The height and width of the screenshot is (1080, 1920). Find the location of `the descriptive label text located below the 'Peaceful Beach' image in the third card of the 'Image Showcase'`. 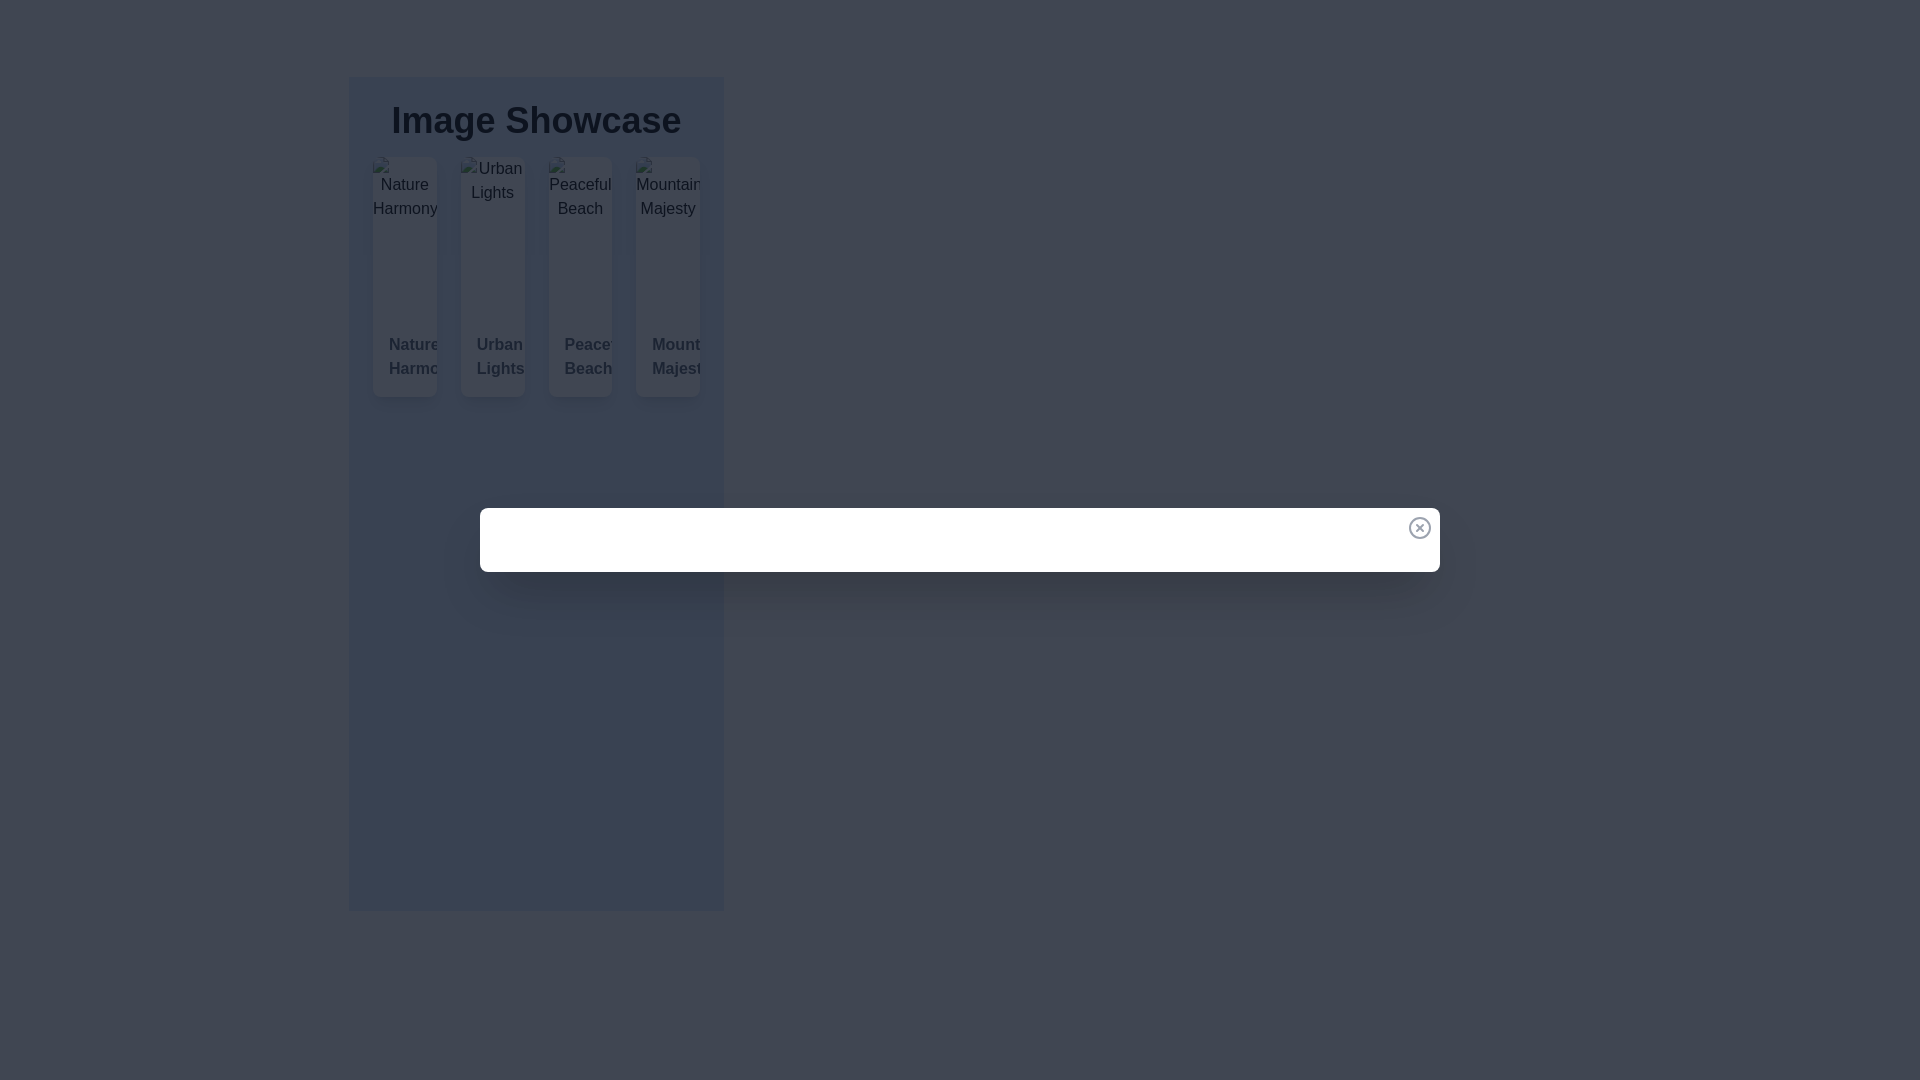

the descriptive label text located below the 'Peaceful Beach' image in the third card of the 'Image Showcase' is located at coordinates (579, 356).